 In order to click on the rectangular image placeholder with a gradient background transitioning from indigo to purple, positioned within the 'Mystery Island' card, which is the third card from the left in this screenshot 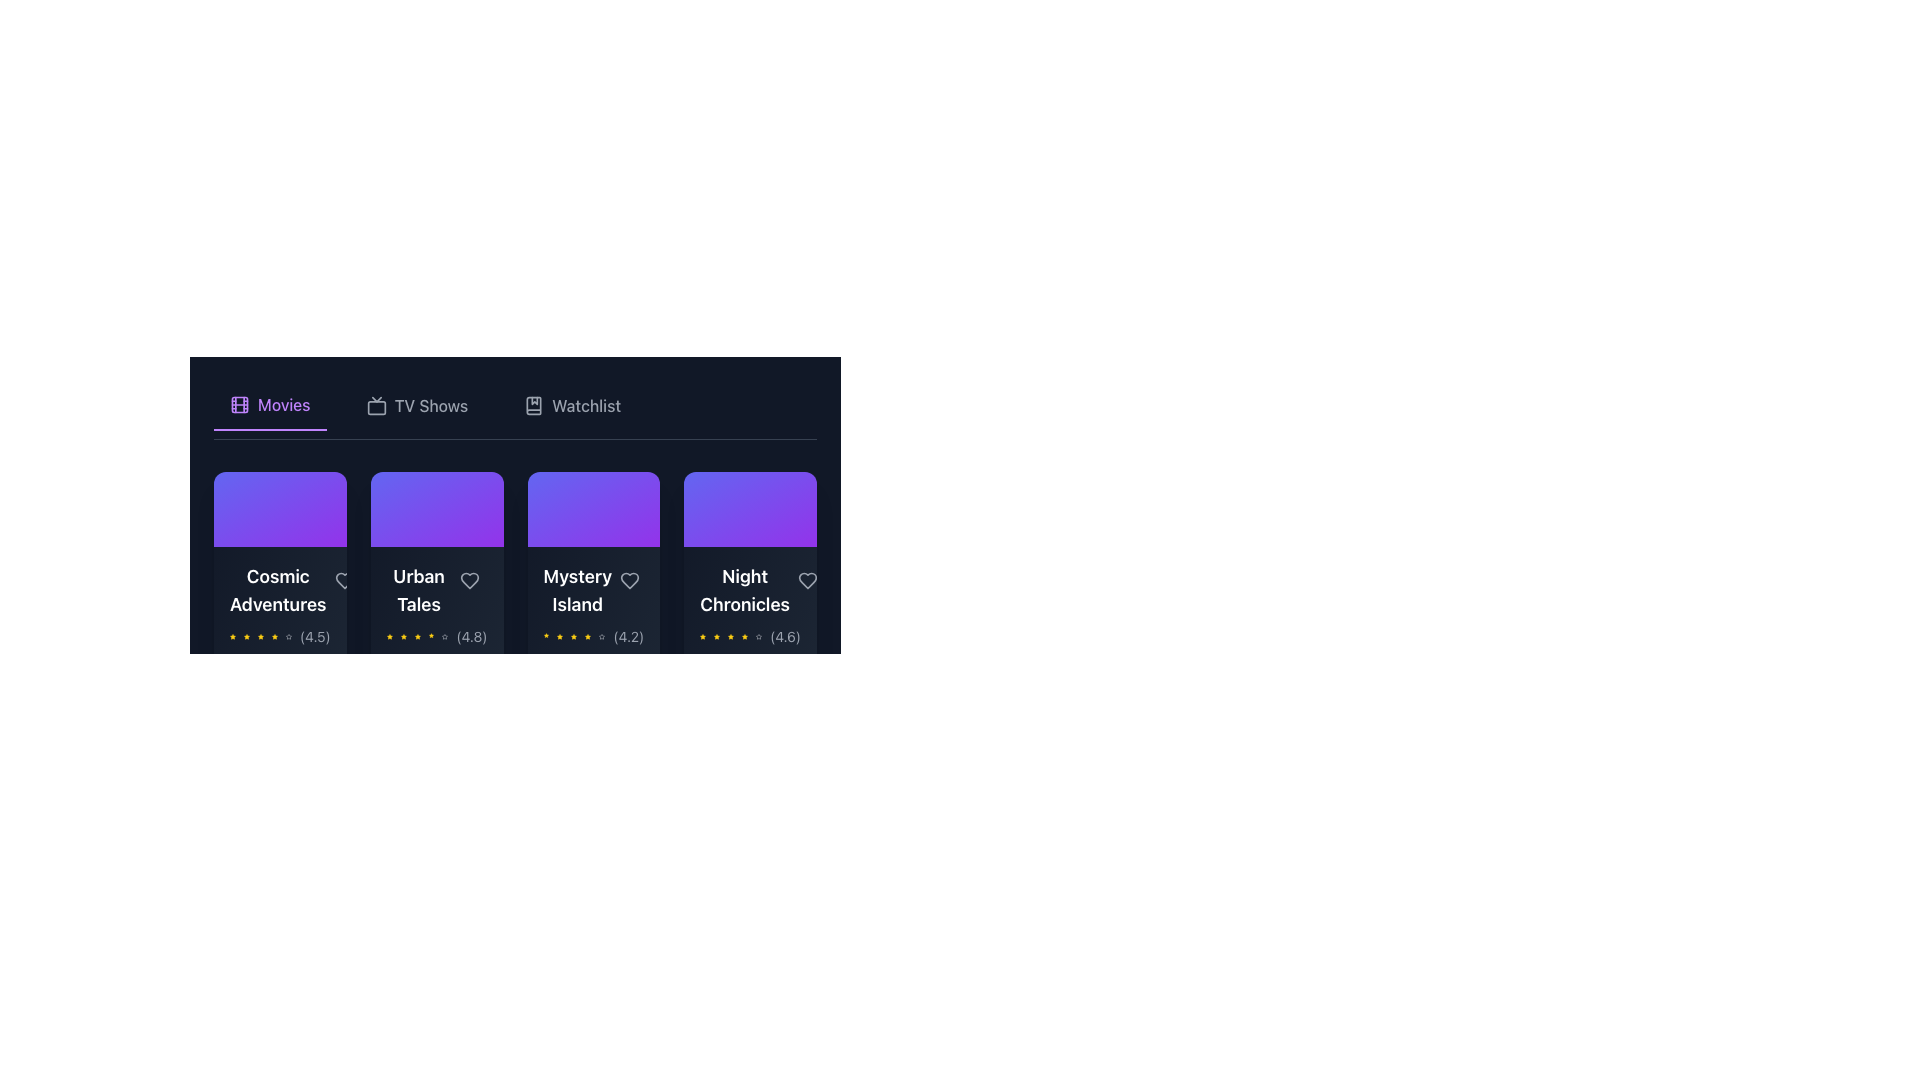, I will do `click(592, 508)`.